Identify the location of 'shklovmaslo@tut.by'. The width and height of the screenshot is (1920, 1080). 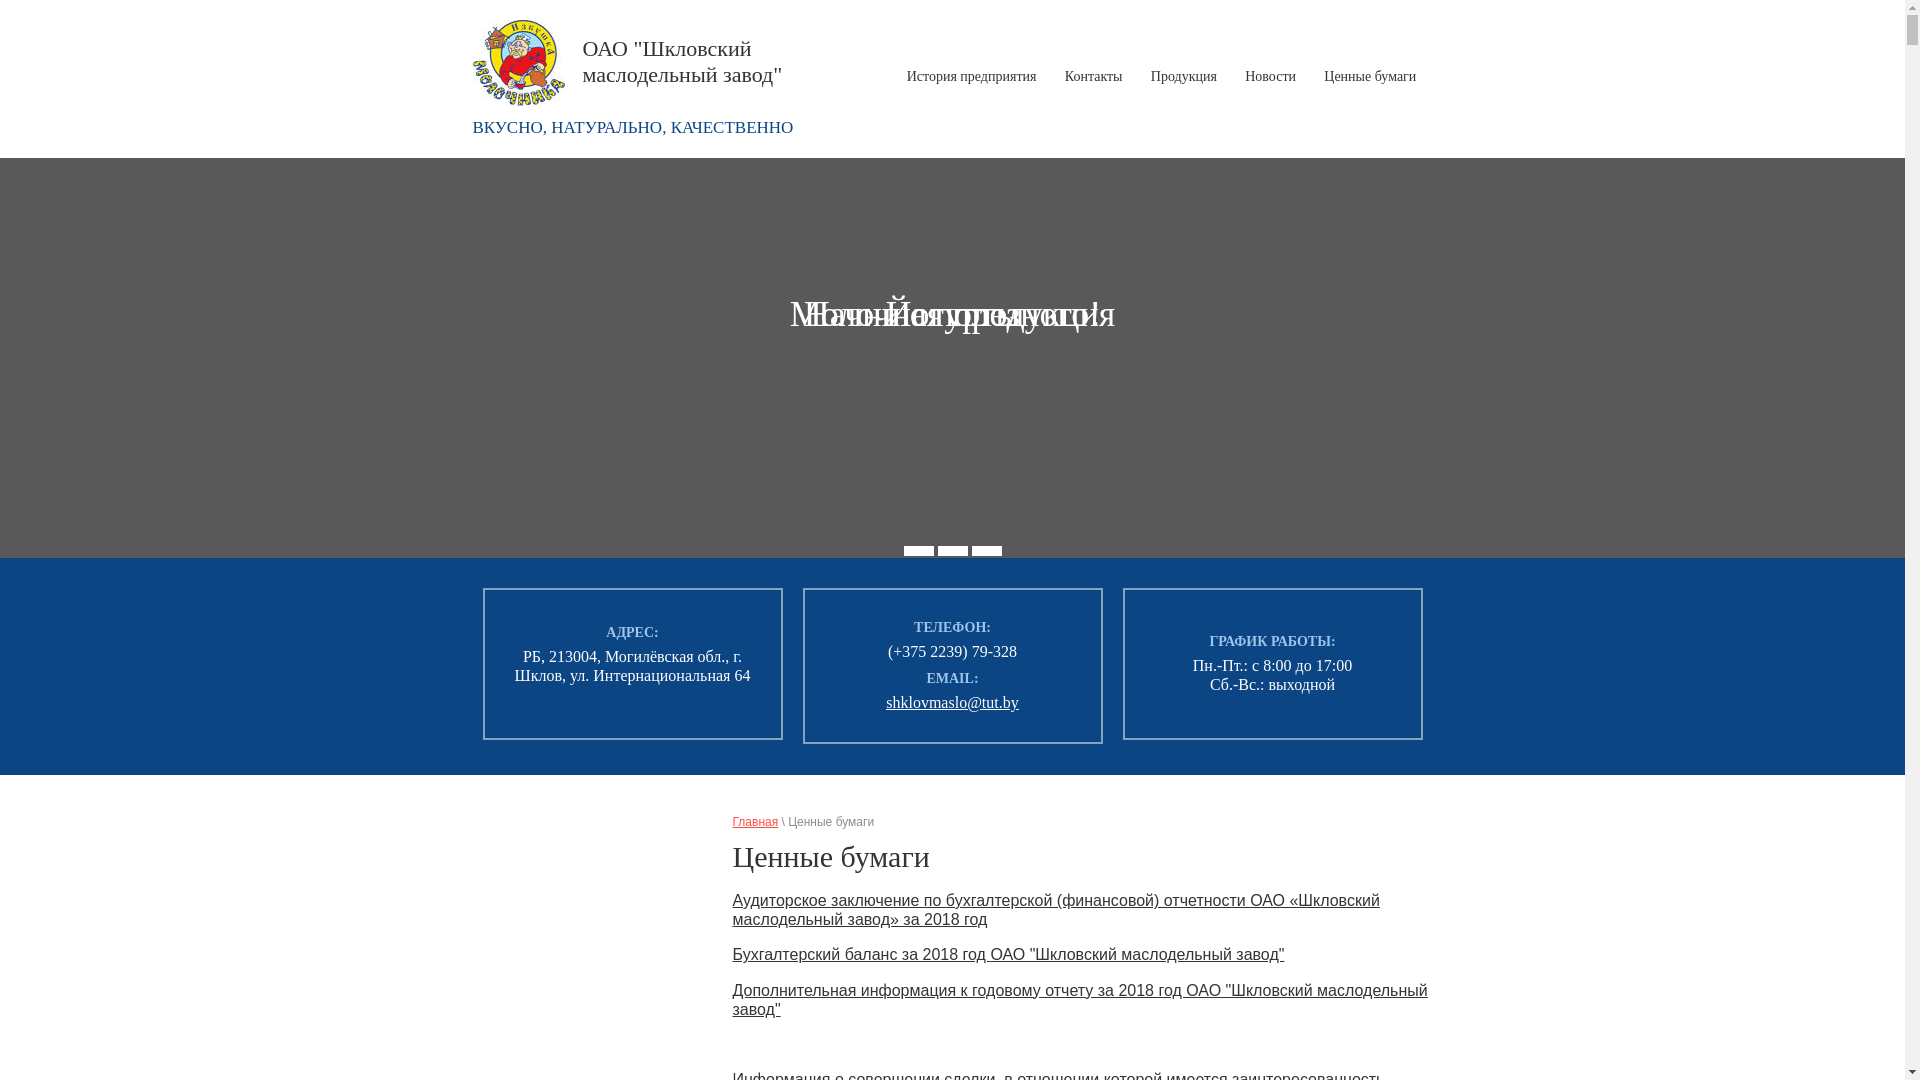
(951, 701).